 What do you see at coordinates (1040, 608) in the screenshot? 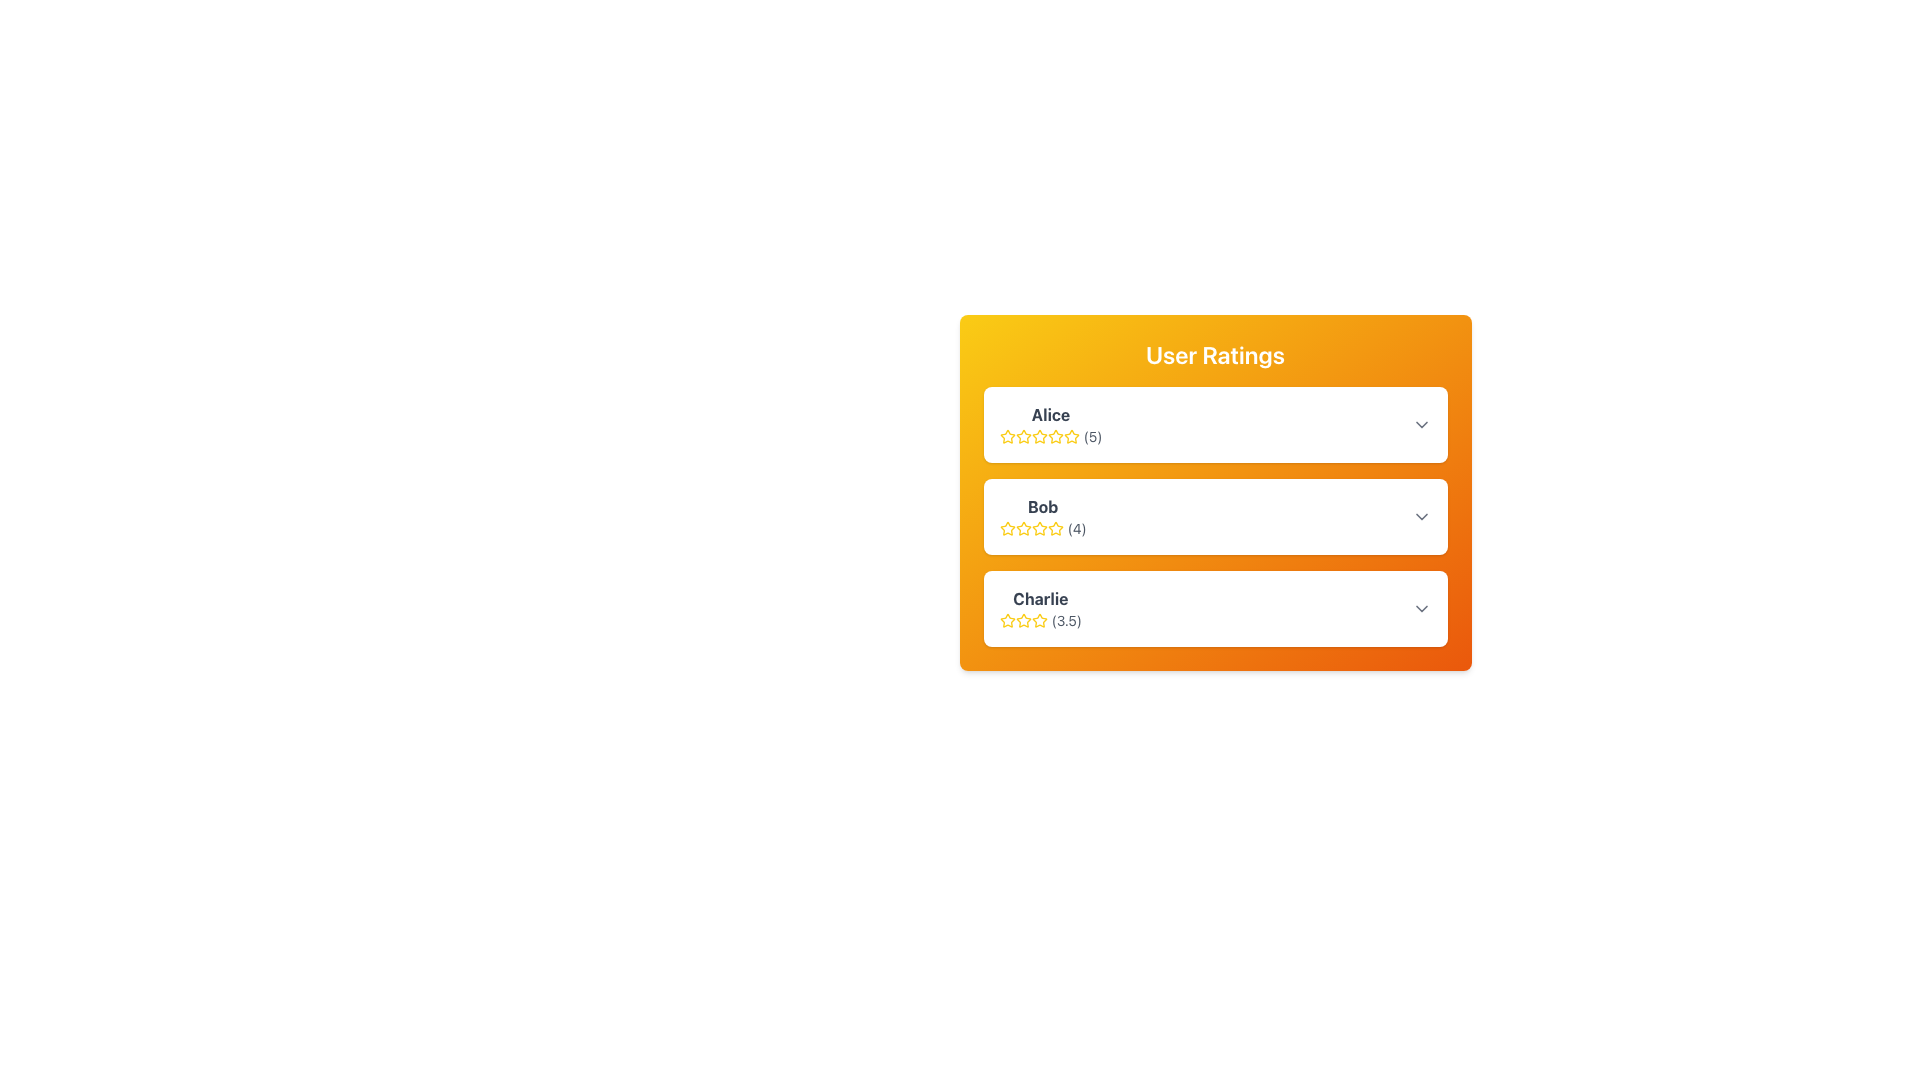
I see `name 'Charlie' and the rating '3.5' from the text and icon composite block displaying user ratings, which features a bold name and a yellow star rating` at bounding box center [1040, 608].